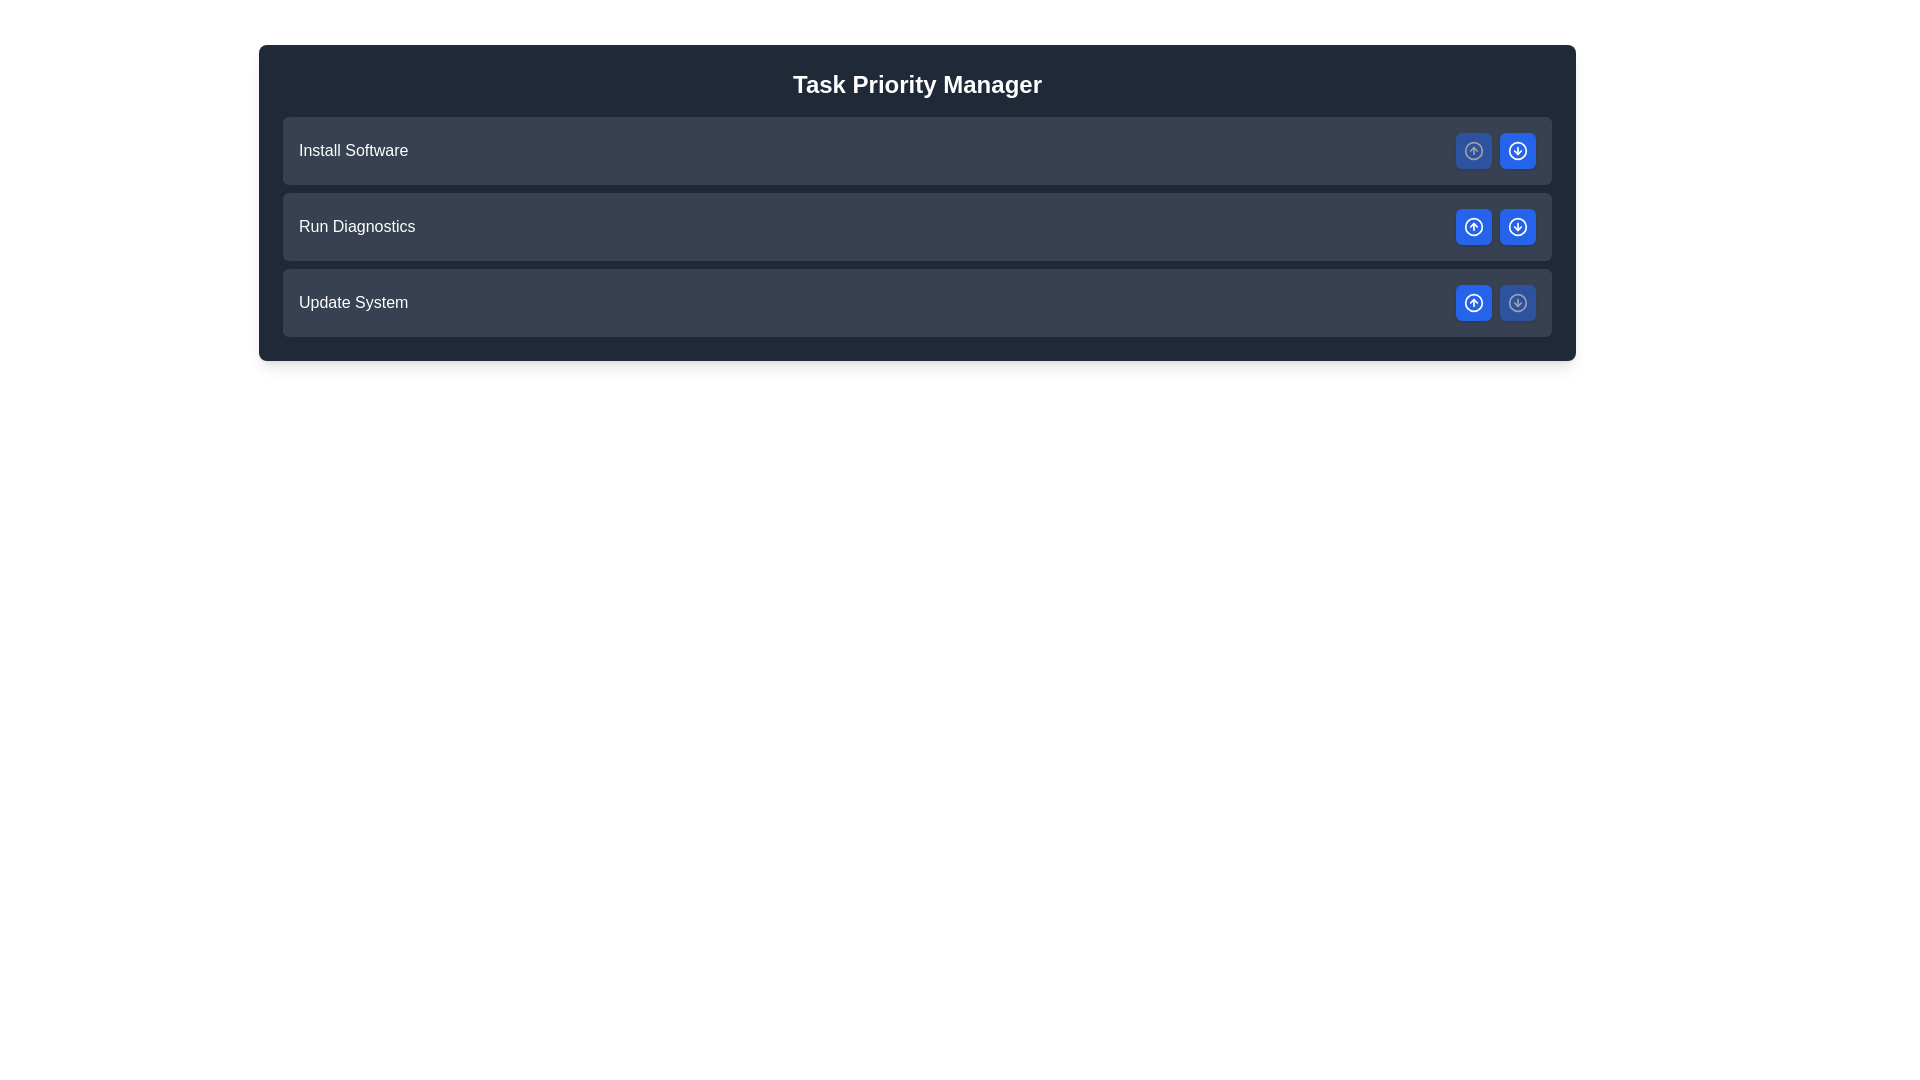  What do you see at coordinates (1473, 226) in the screenshot?
I see `the second upward arrow control button with a blue background and white foreground icon in the 'Run Diagnostics' row` at bounding box center [1473, 226].